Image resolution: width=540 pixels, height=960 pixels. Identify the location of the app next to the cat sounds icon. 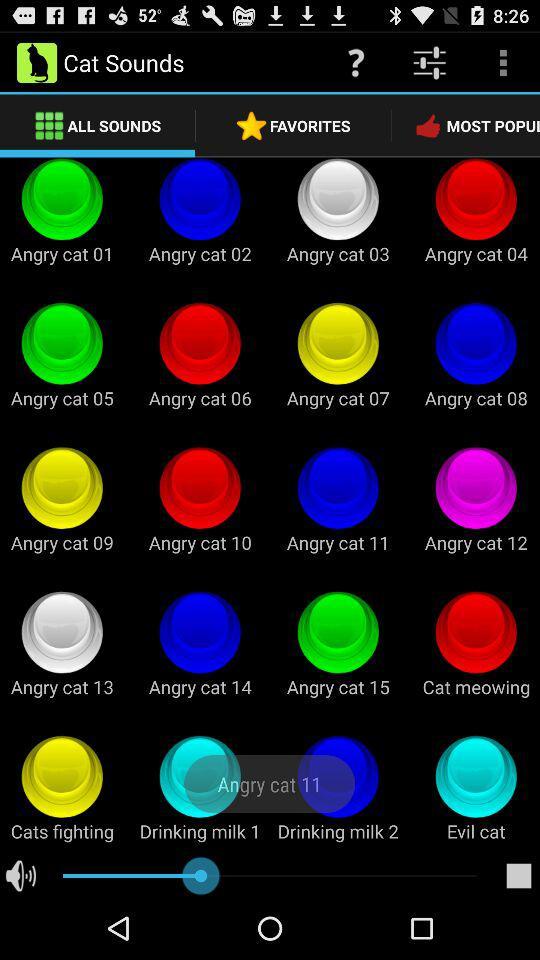
(355, 62).